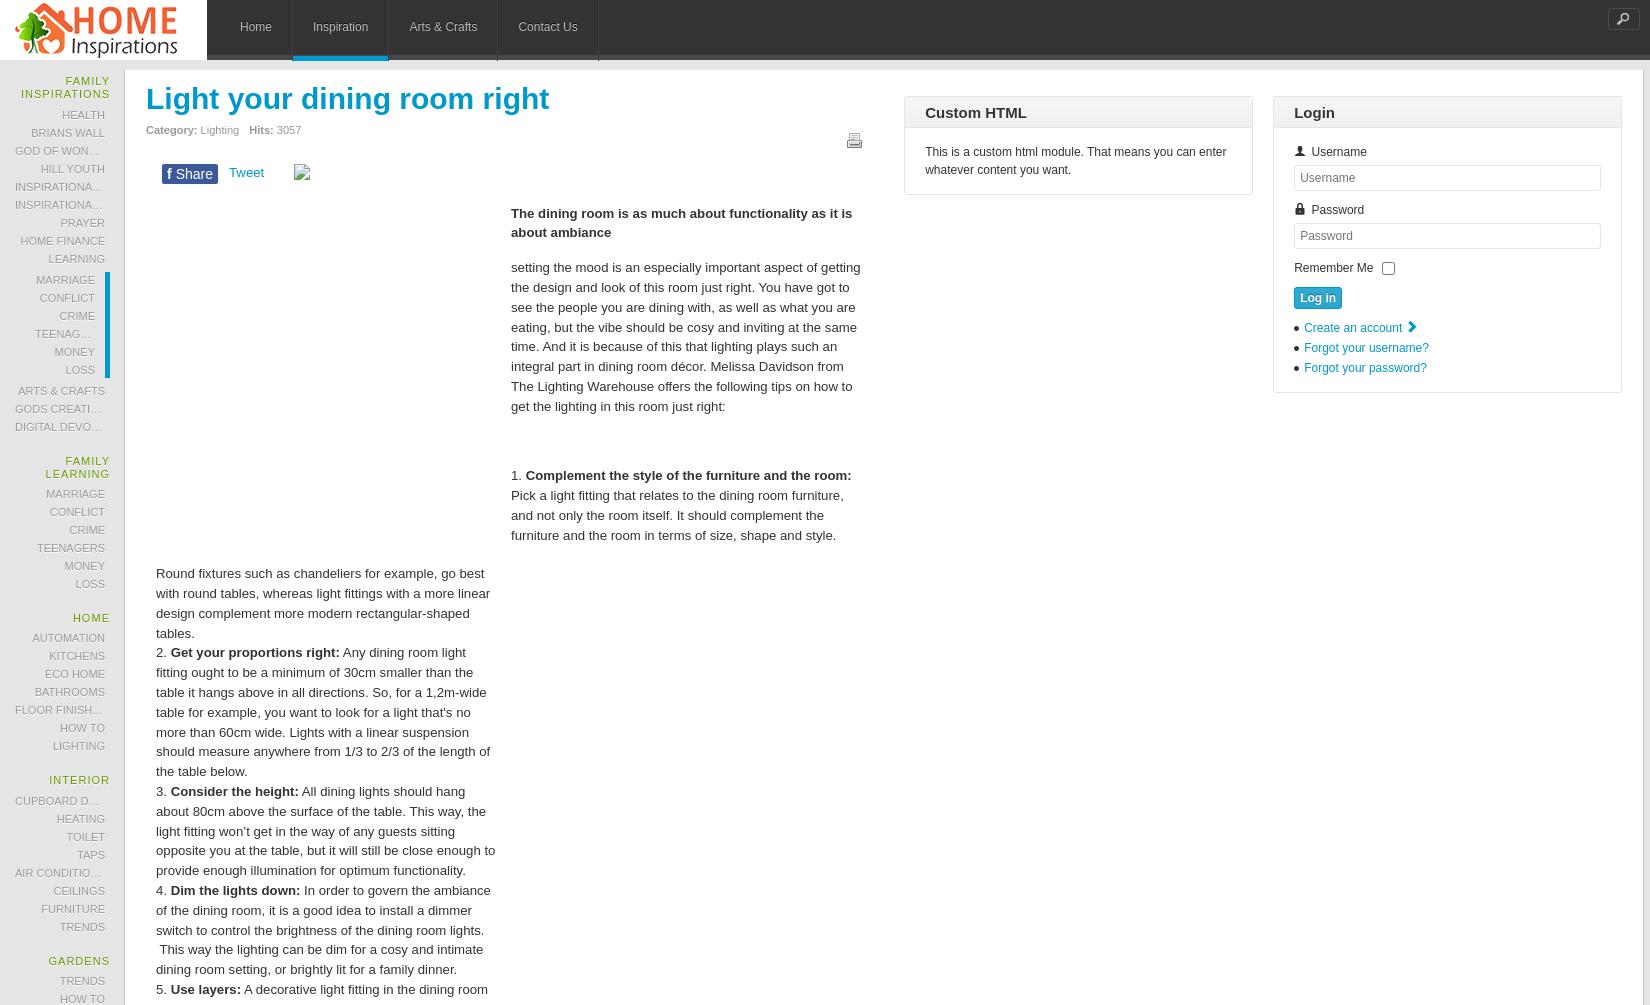 Image resolution: width=1650 pixels, height=1005 pixels. What do you see at coordinates (82, 221) in the screenshot?
I see `'Prayer'` at bounding box center [82, 221].